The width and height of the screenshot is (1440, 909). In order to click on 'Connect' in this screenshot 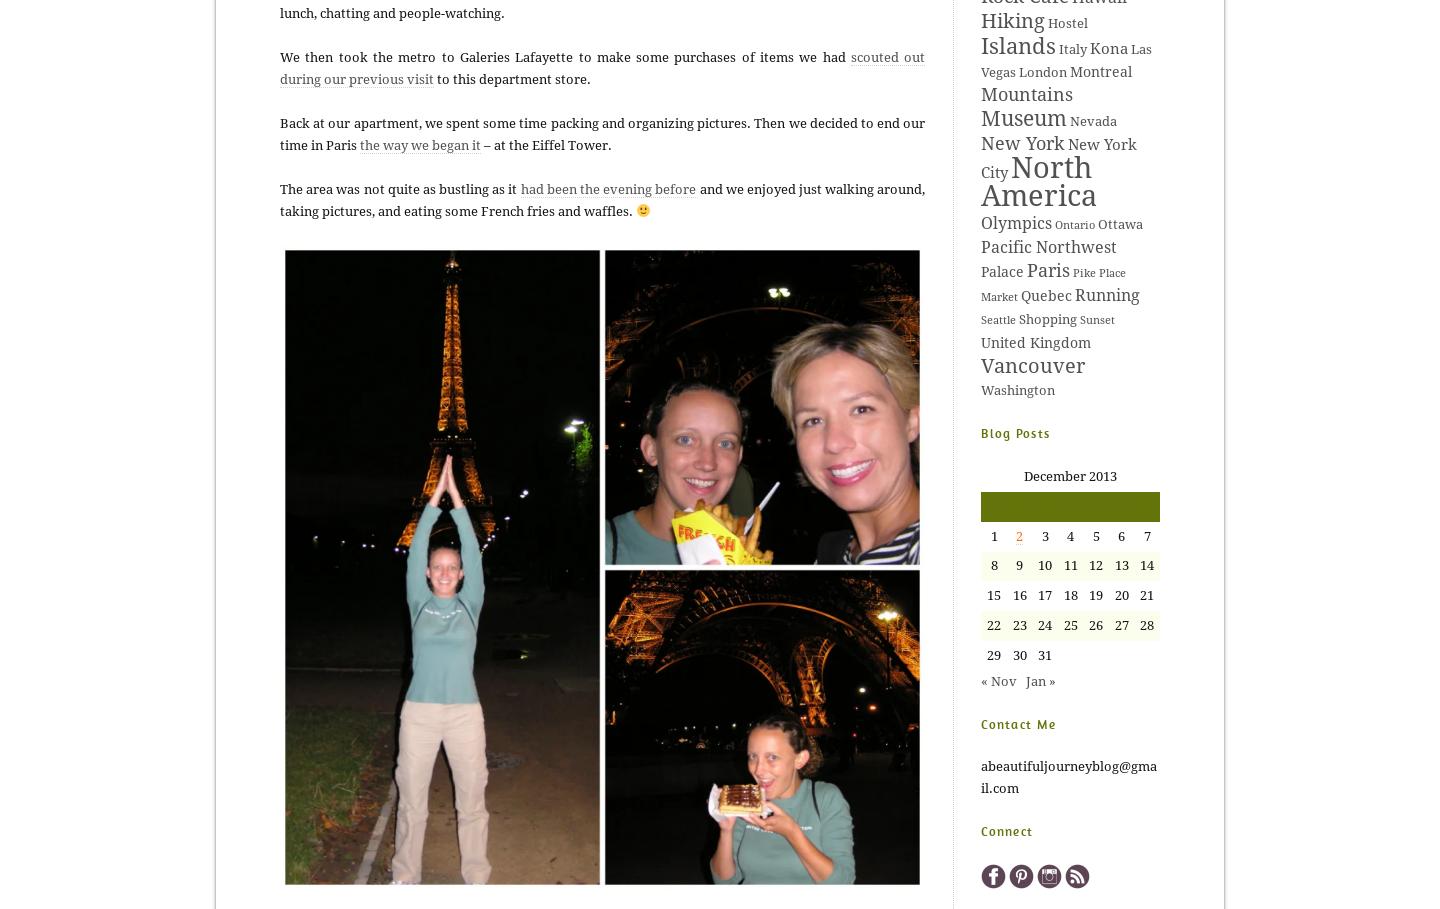, I will do `click(980, 831)`.